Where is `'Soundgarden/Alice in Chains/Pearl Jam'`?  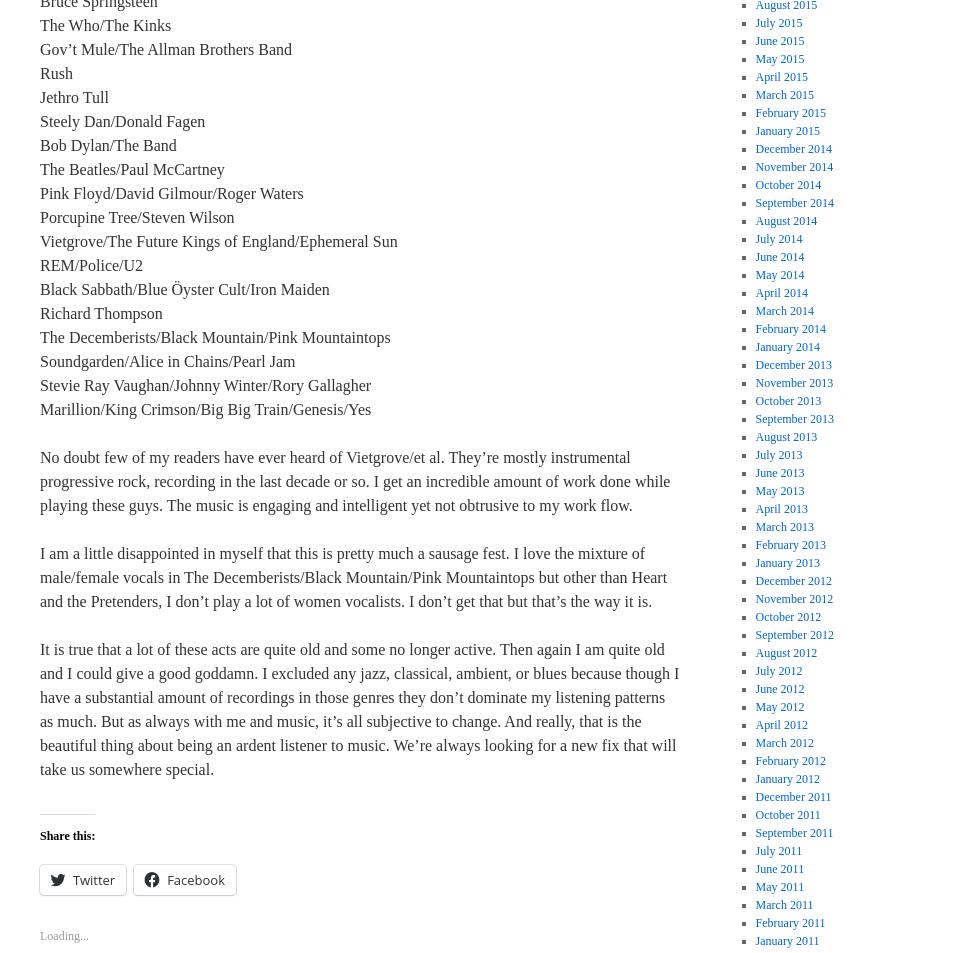 'Soundgarden/Alice in Chains/Pearl Jam' is located at coordinates (167, 359).